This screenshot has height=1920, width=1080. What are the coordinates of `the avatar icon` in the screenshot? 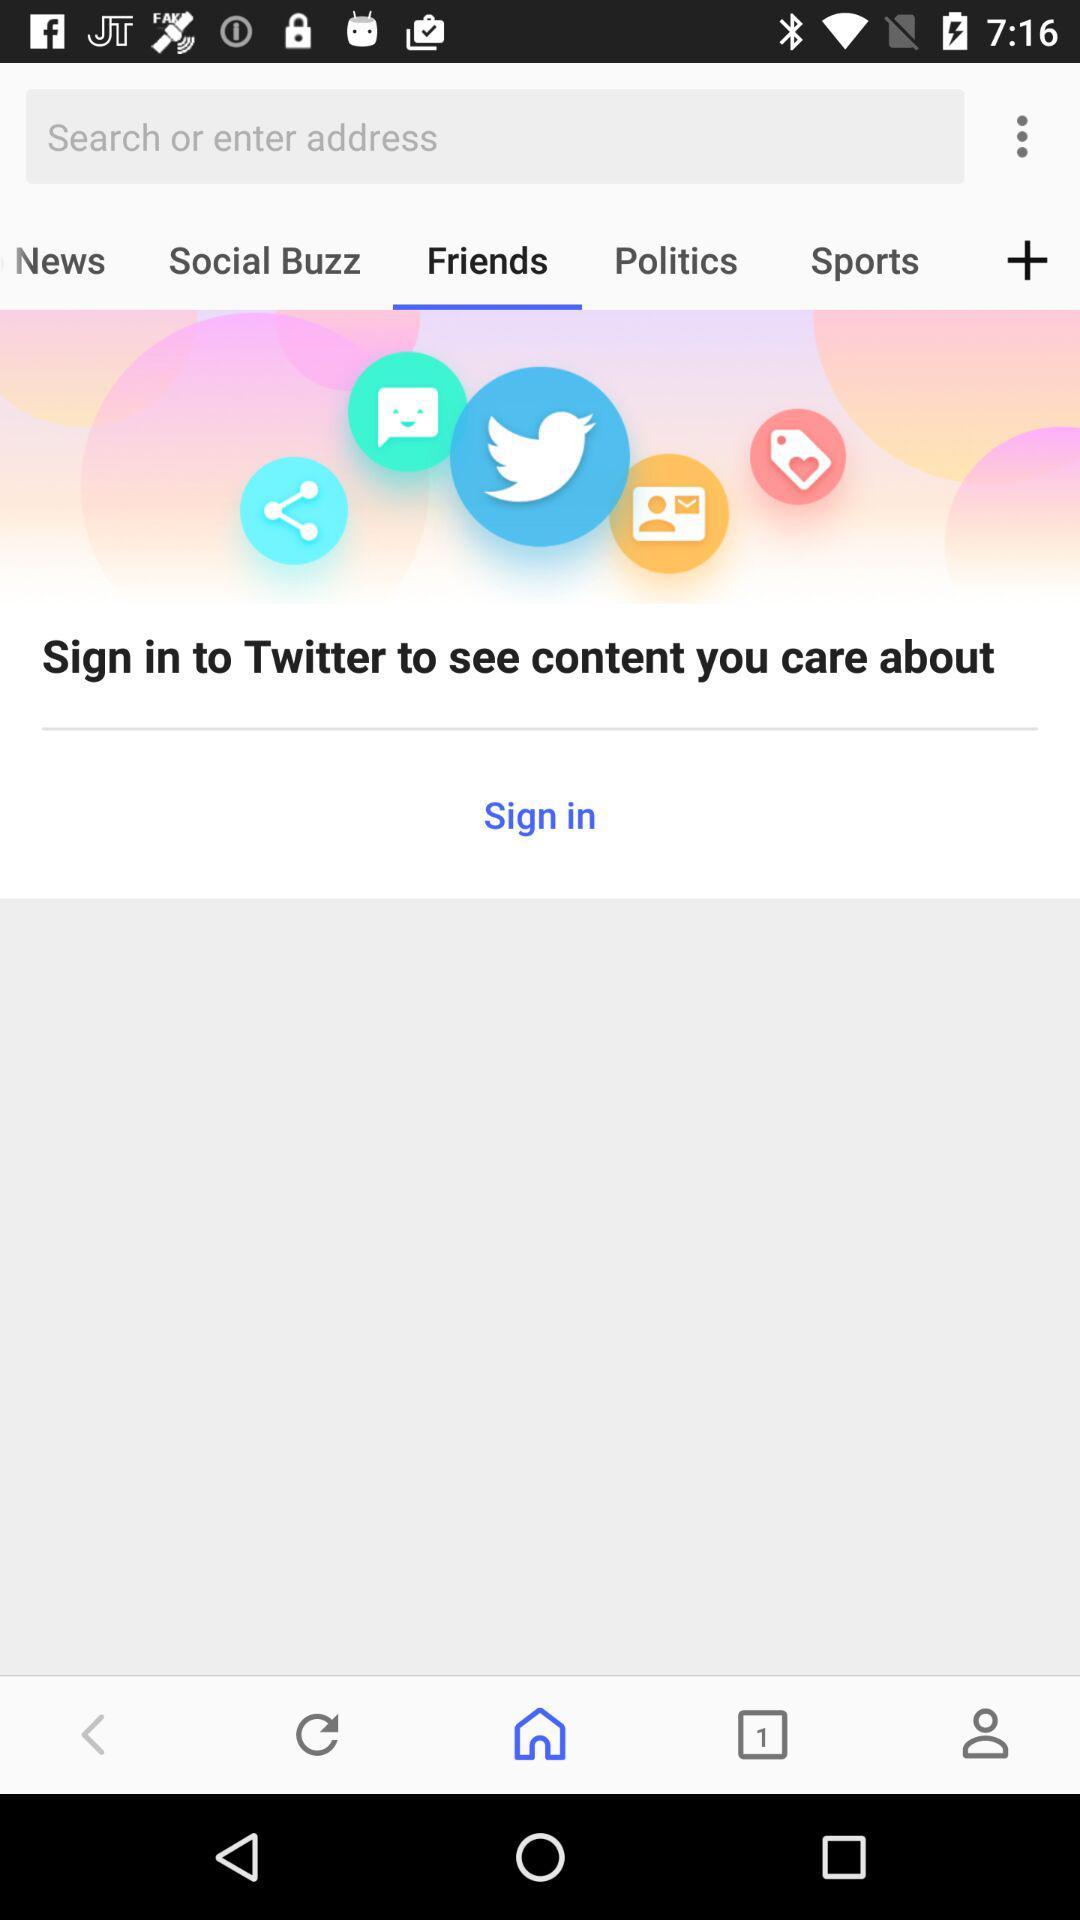 It's located at (984, 1733).